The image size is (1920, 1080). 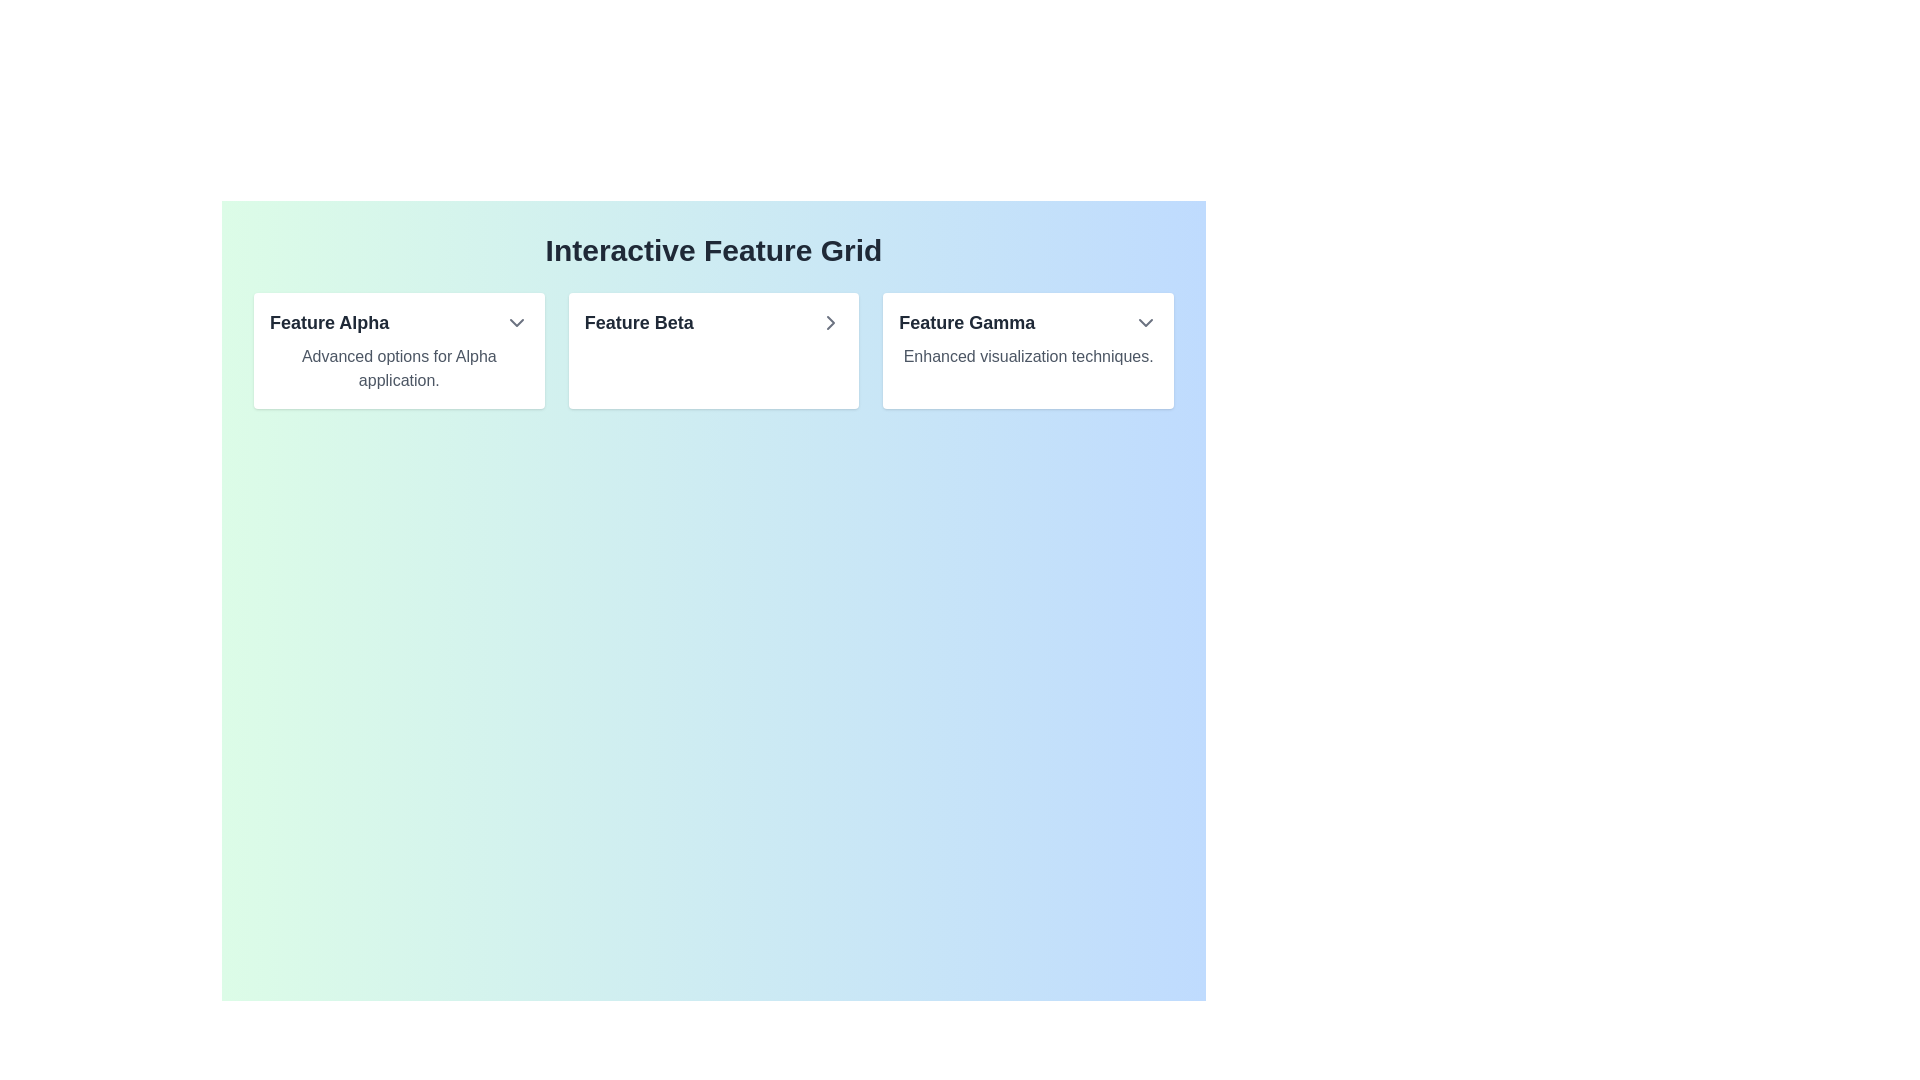 I want to click on the text label displaying 'Enhanced visualization techniques.' which is located within the 'Feature Gamma' panel and is styled in gray color, so click(x=1028, y=356).